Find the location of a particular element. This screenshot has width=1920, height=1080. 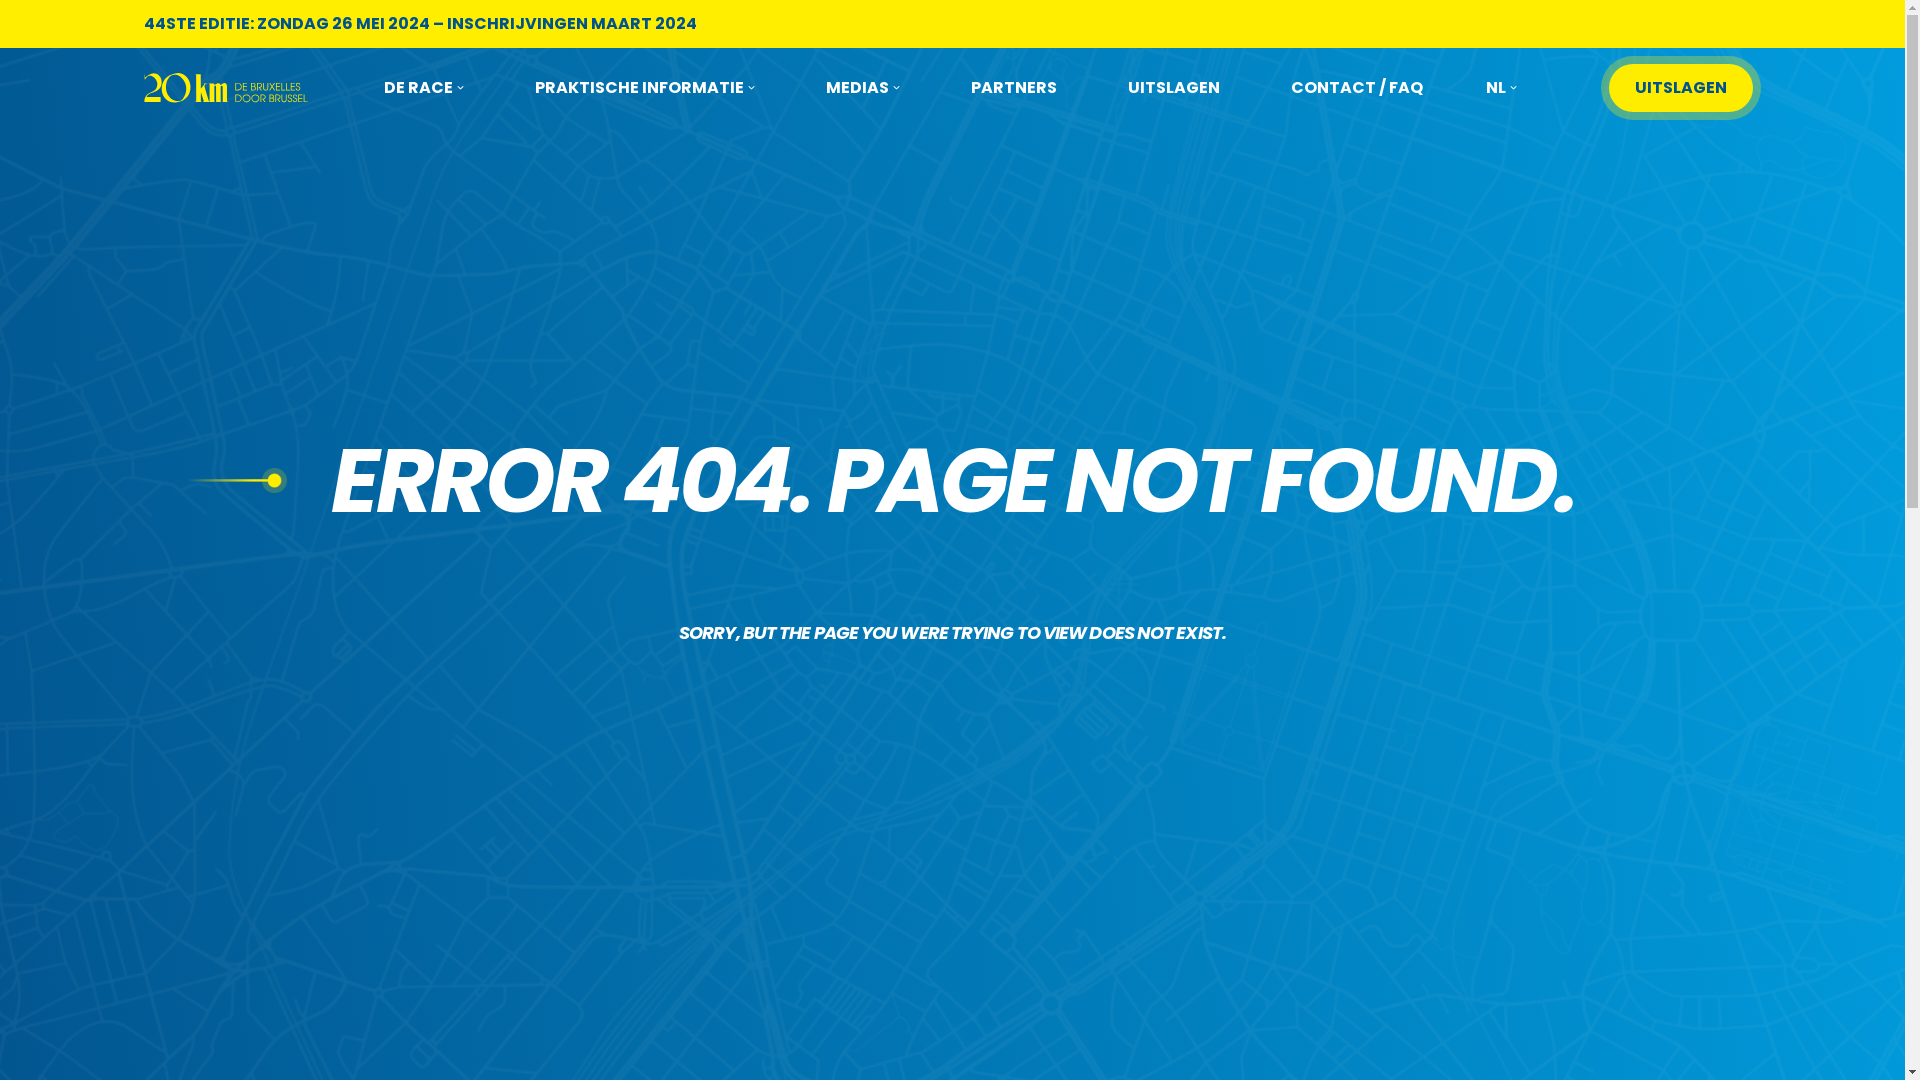

'UITSLAGEN' is located at coordinates (1680, 87).